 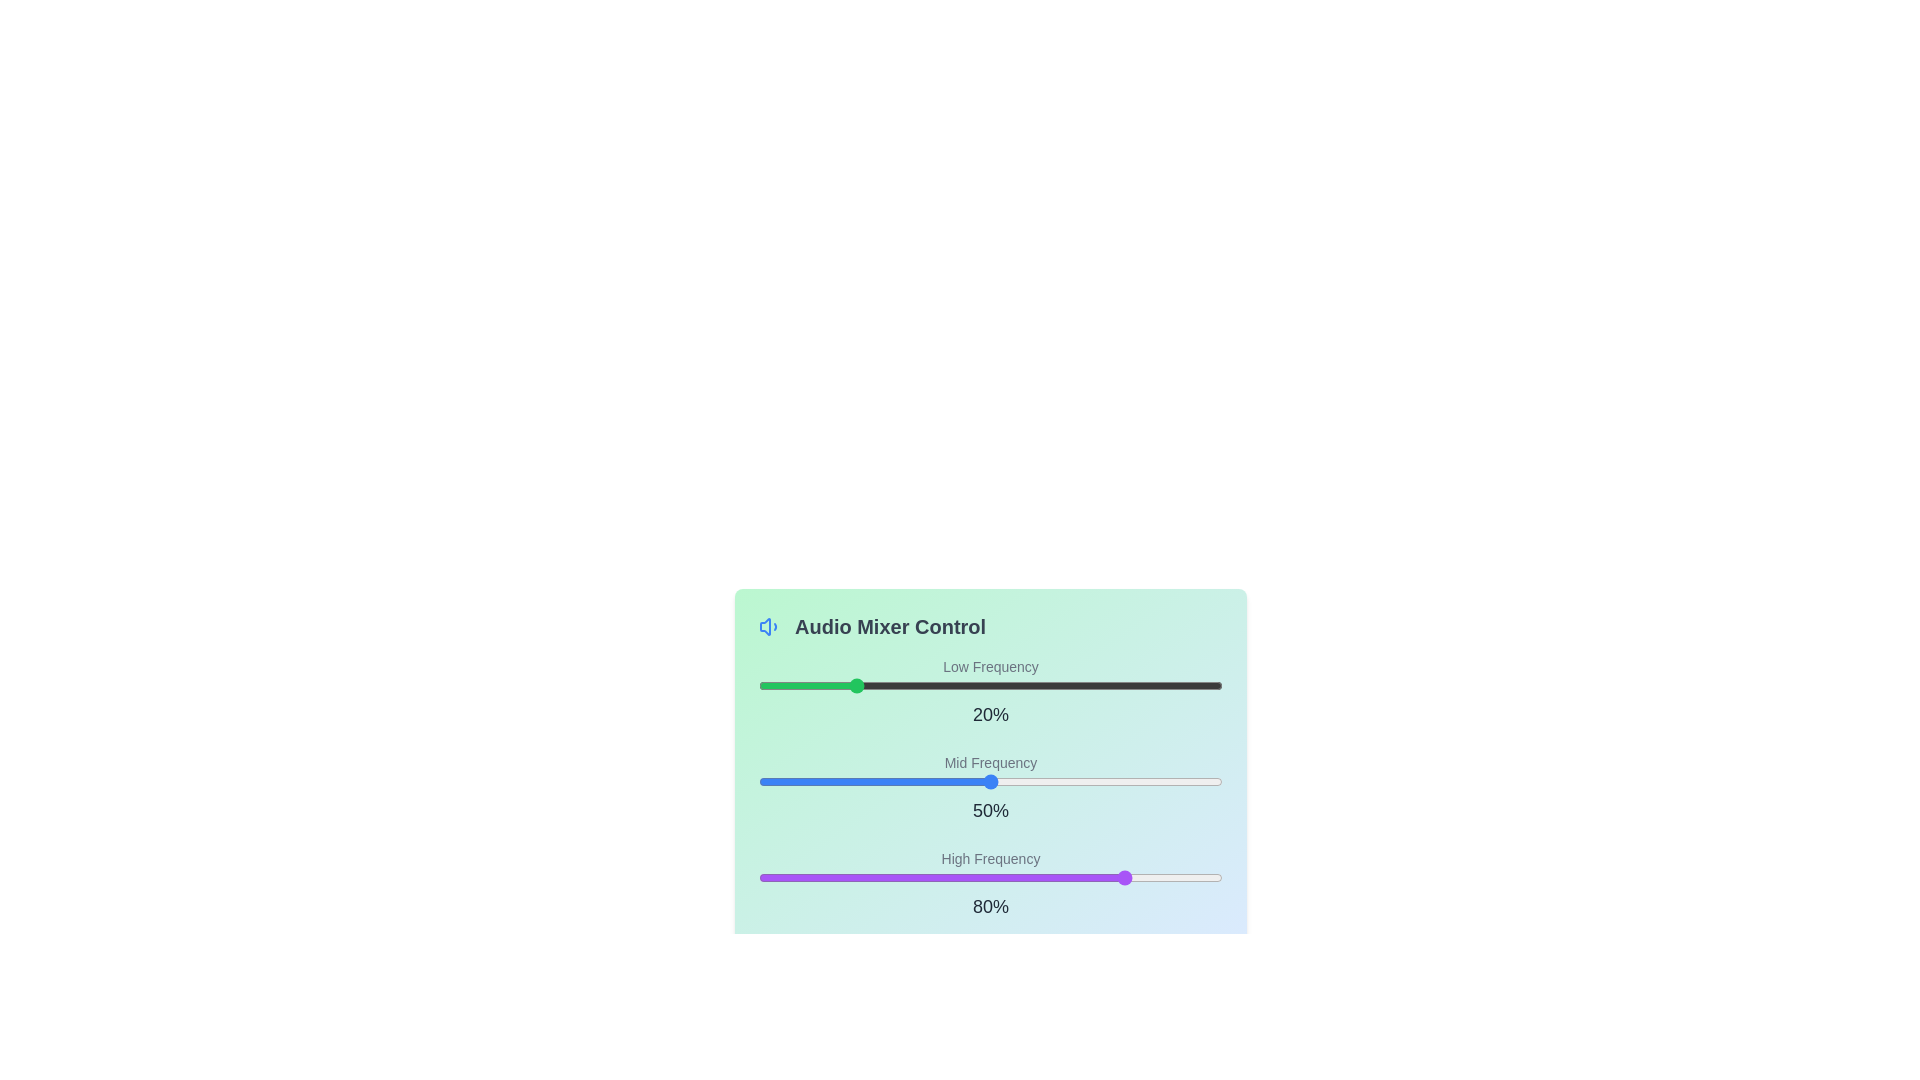 What do you see at coordinates (963, 781) in the screenshot?
I see `the 'Mid Frequency' slider` at bounding box center [963, 781].